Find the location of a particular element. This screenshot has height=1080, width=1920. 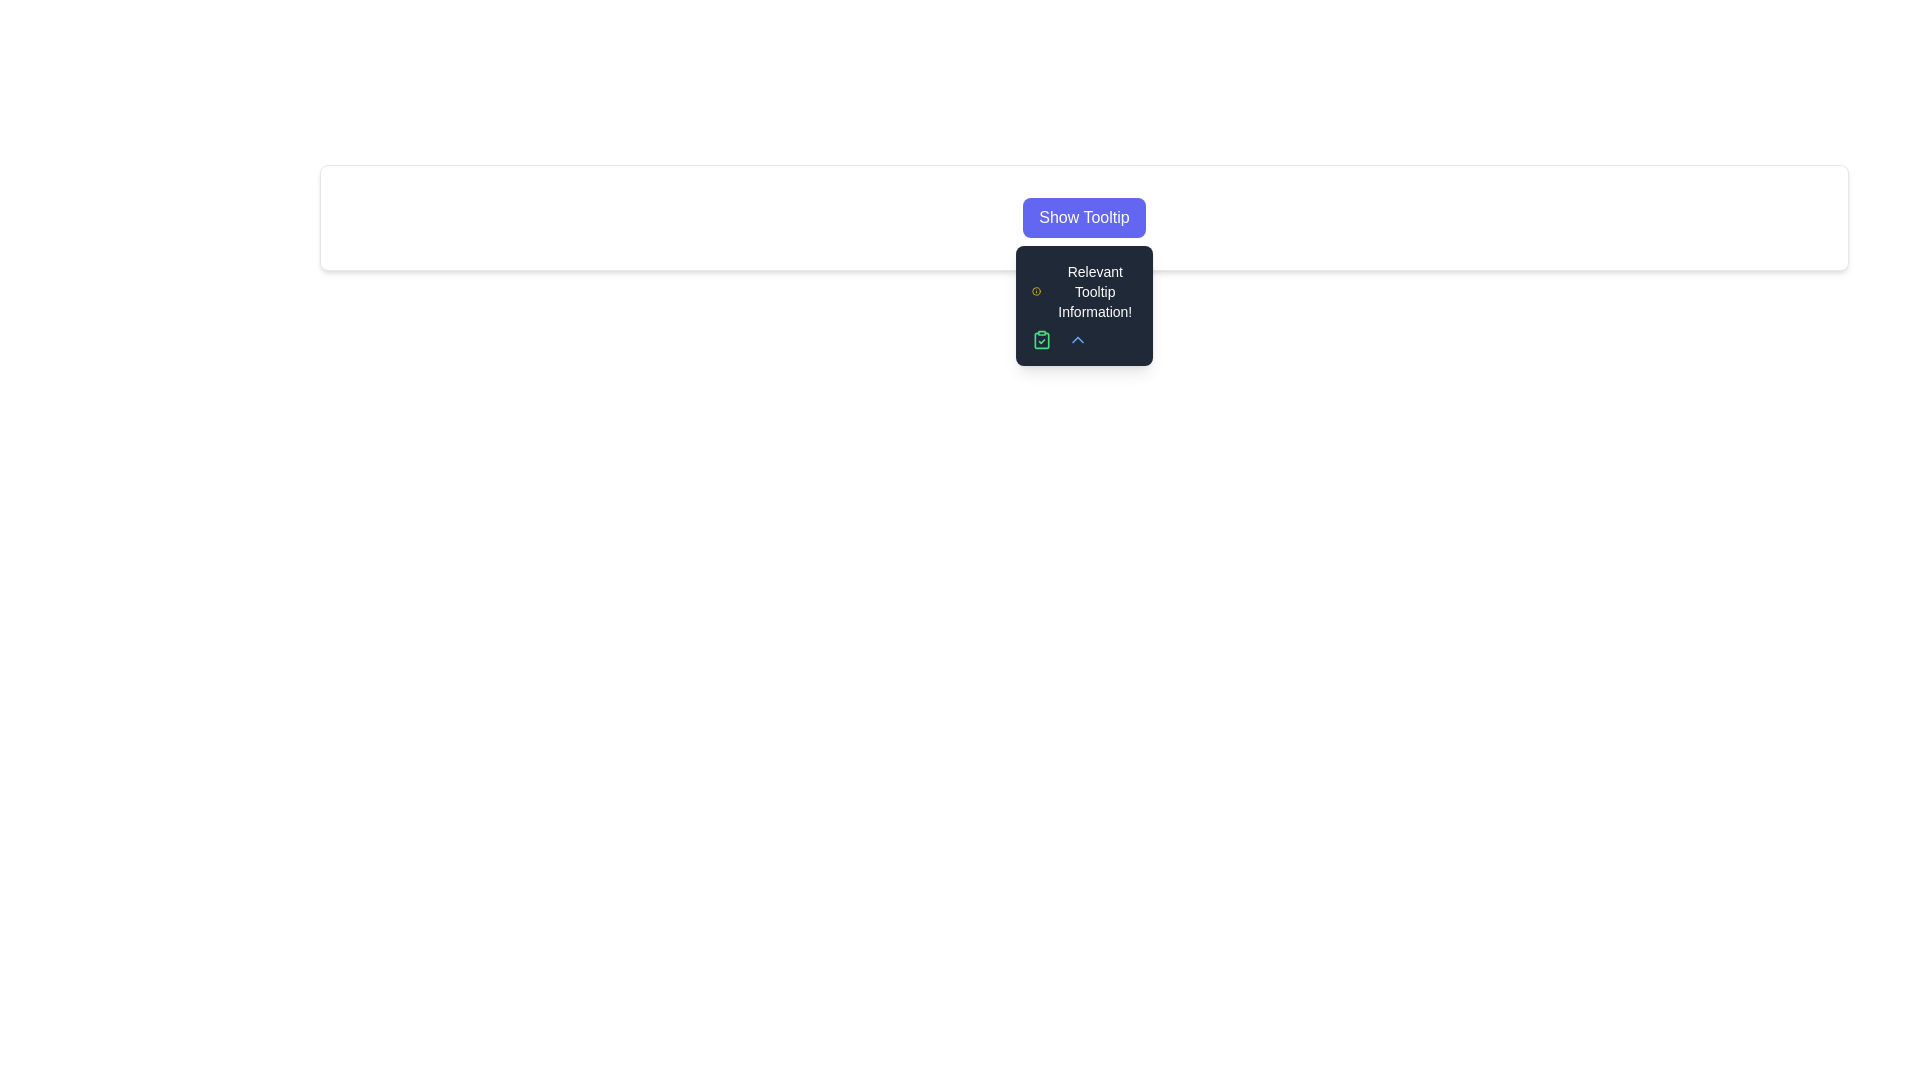

the rectangular button with rounded corners labeled 'Show Tooltip', which has a vibrant purple background and white text, to observe the hover effects is located at coordinates (1083, 218).